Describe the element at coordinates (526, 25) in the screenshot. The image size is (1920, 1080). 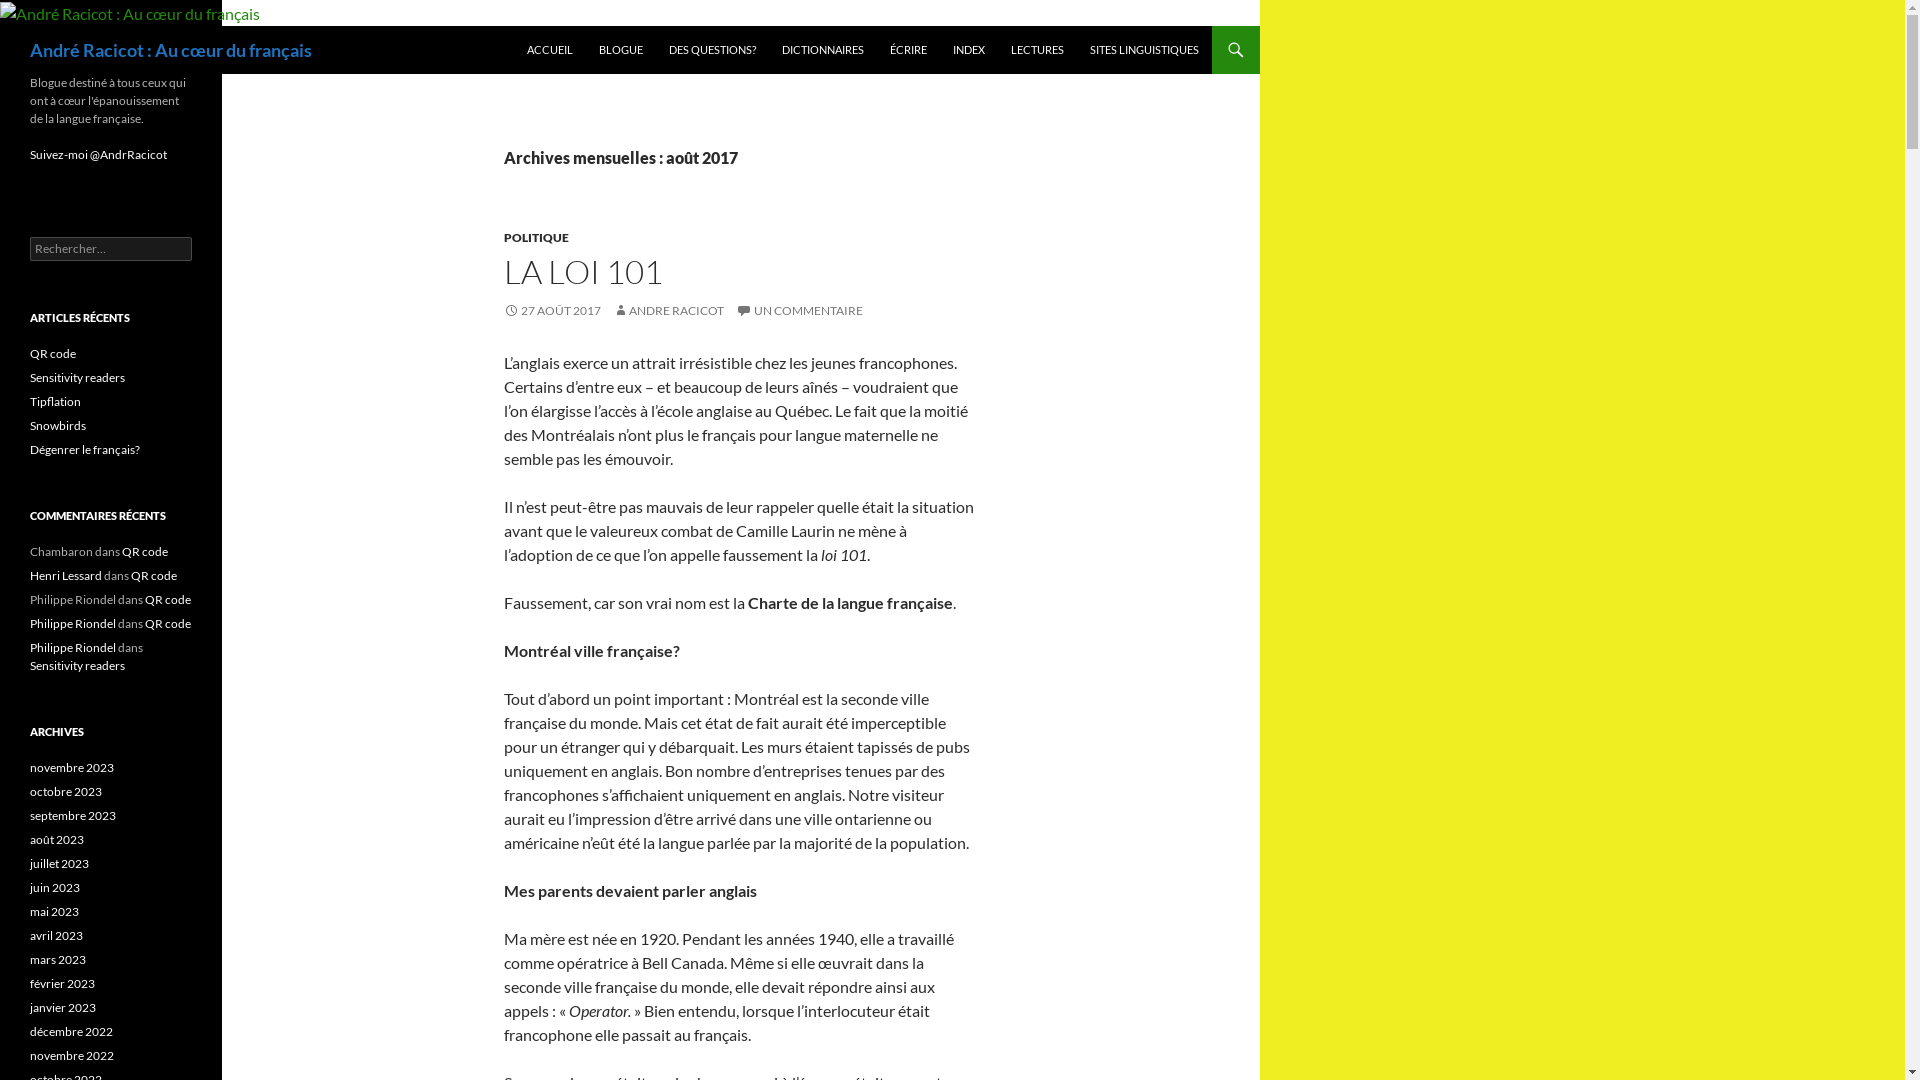
I see `'ALLER AU CONTENU'` at that location.